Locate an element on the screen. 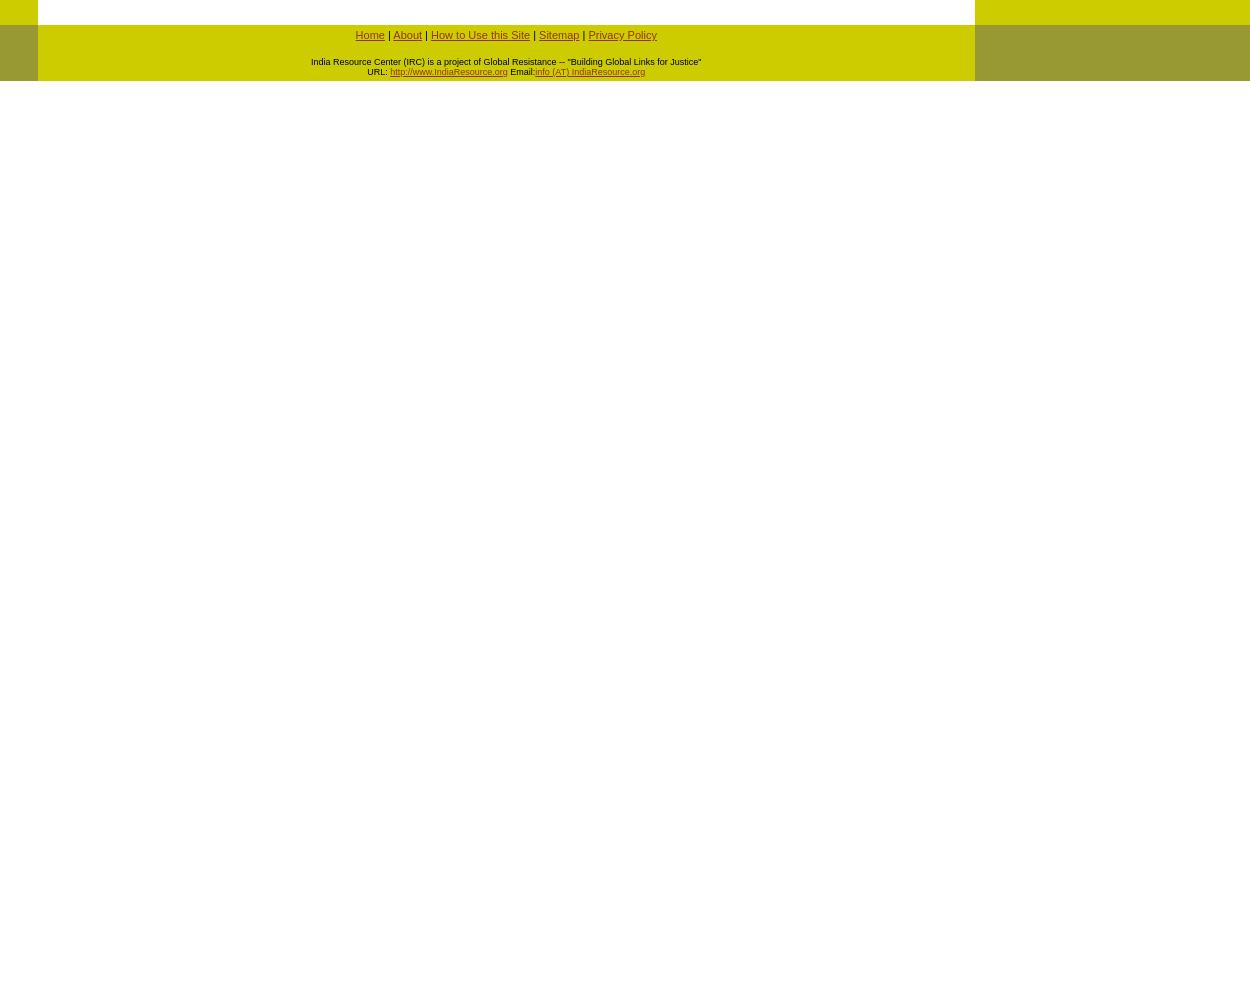  'Email:' is located at coordinates (521, 71).